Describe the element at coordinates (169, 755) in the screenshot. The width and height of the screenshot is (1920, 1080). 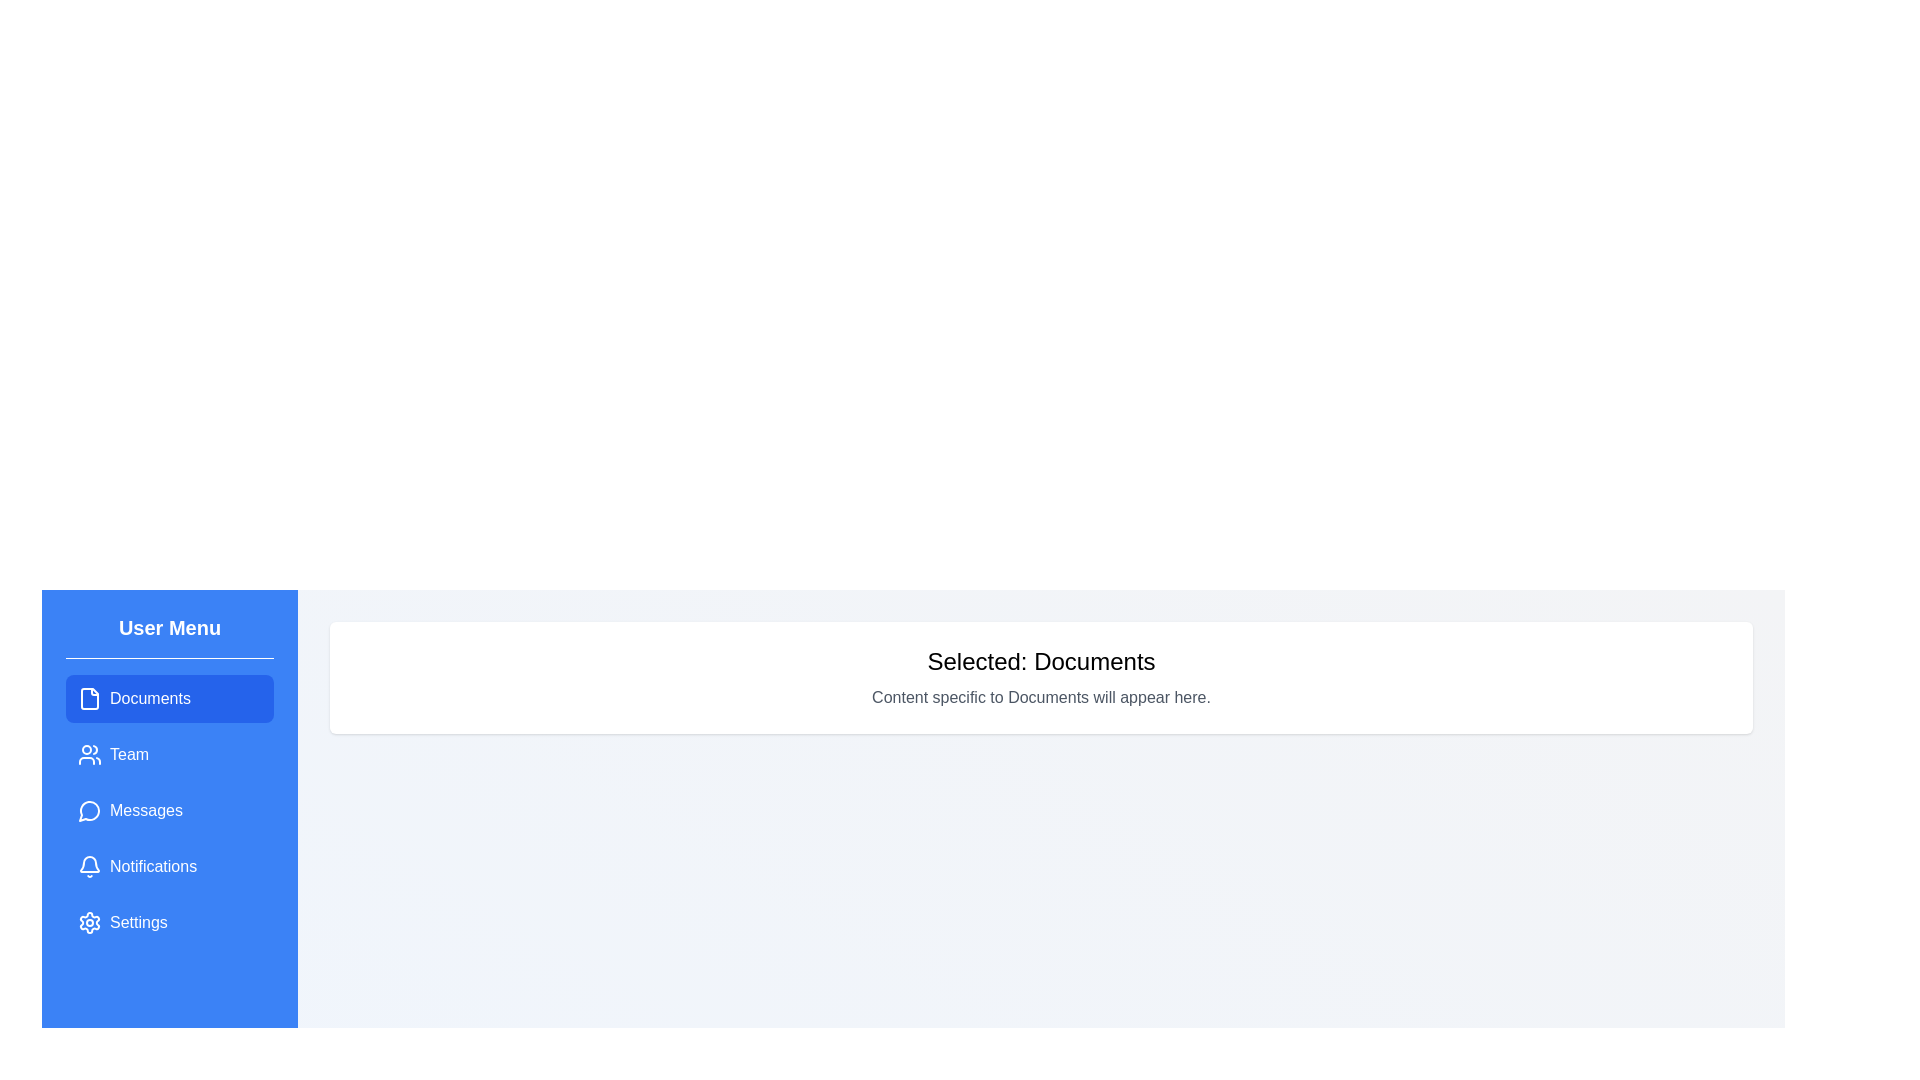
I see `the menu item labeled 'Team' to observe its hover effect` at that location.